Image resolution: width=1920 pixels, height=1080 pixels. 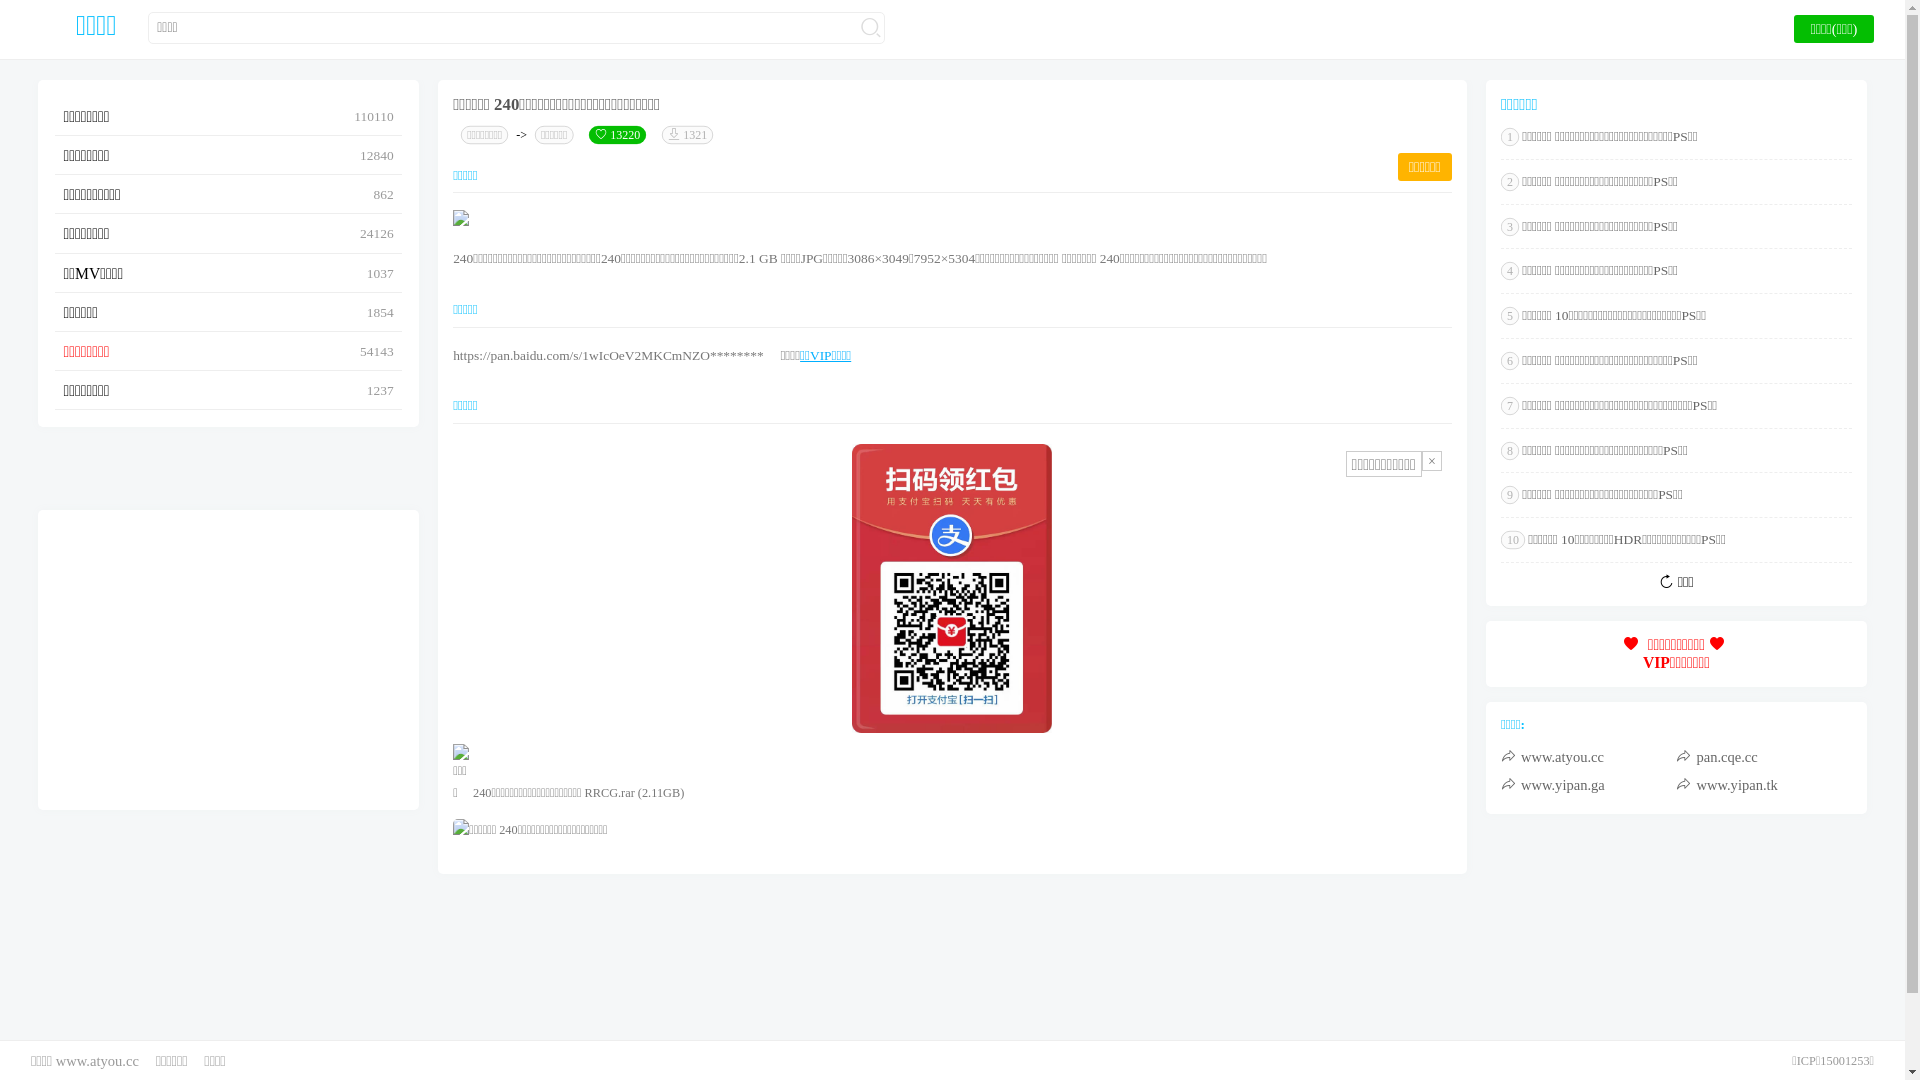 What do you see at coordinates (1763, 784) in the screenshot?
I see `'www.yipan.tk'` at bounding box center [1763, 784].